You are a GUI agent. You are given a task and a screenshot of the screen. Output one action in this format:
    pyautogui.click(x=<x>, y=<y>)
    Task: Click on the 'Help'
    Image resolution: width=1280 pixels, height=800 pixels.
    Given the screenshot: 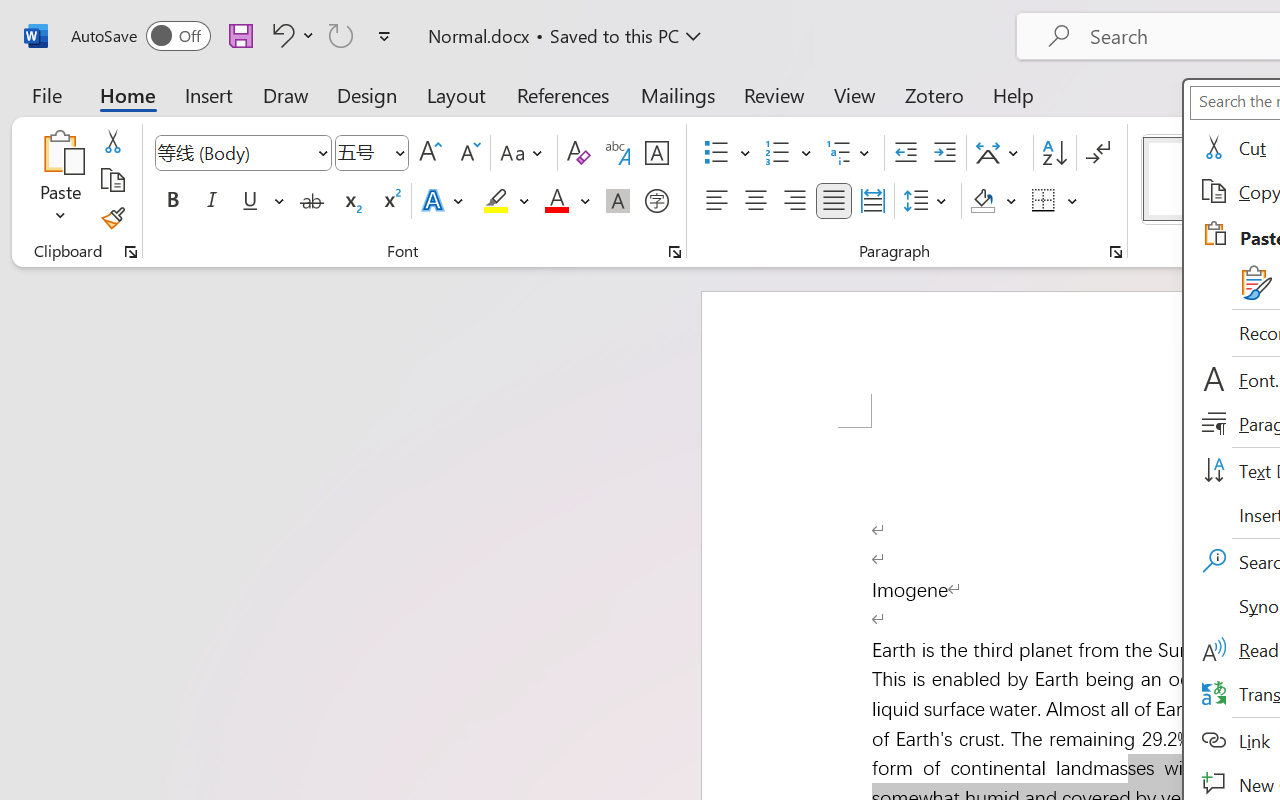 What is the action you would take?
    pyautogui.click(x=1013, y=94)
    